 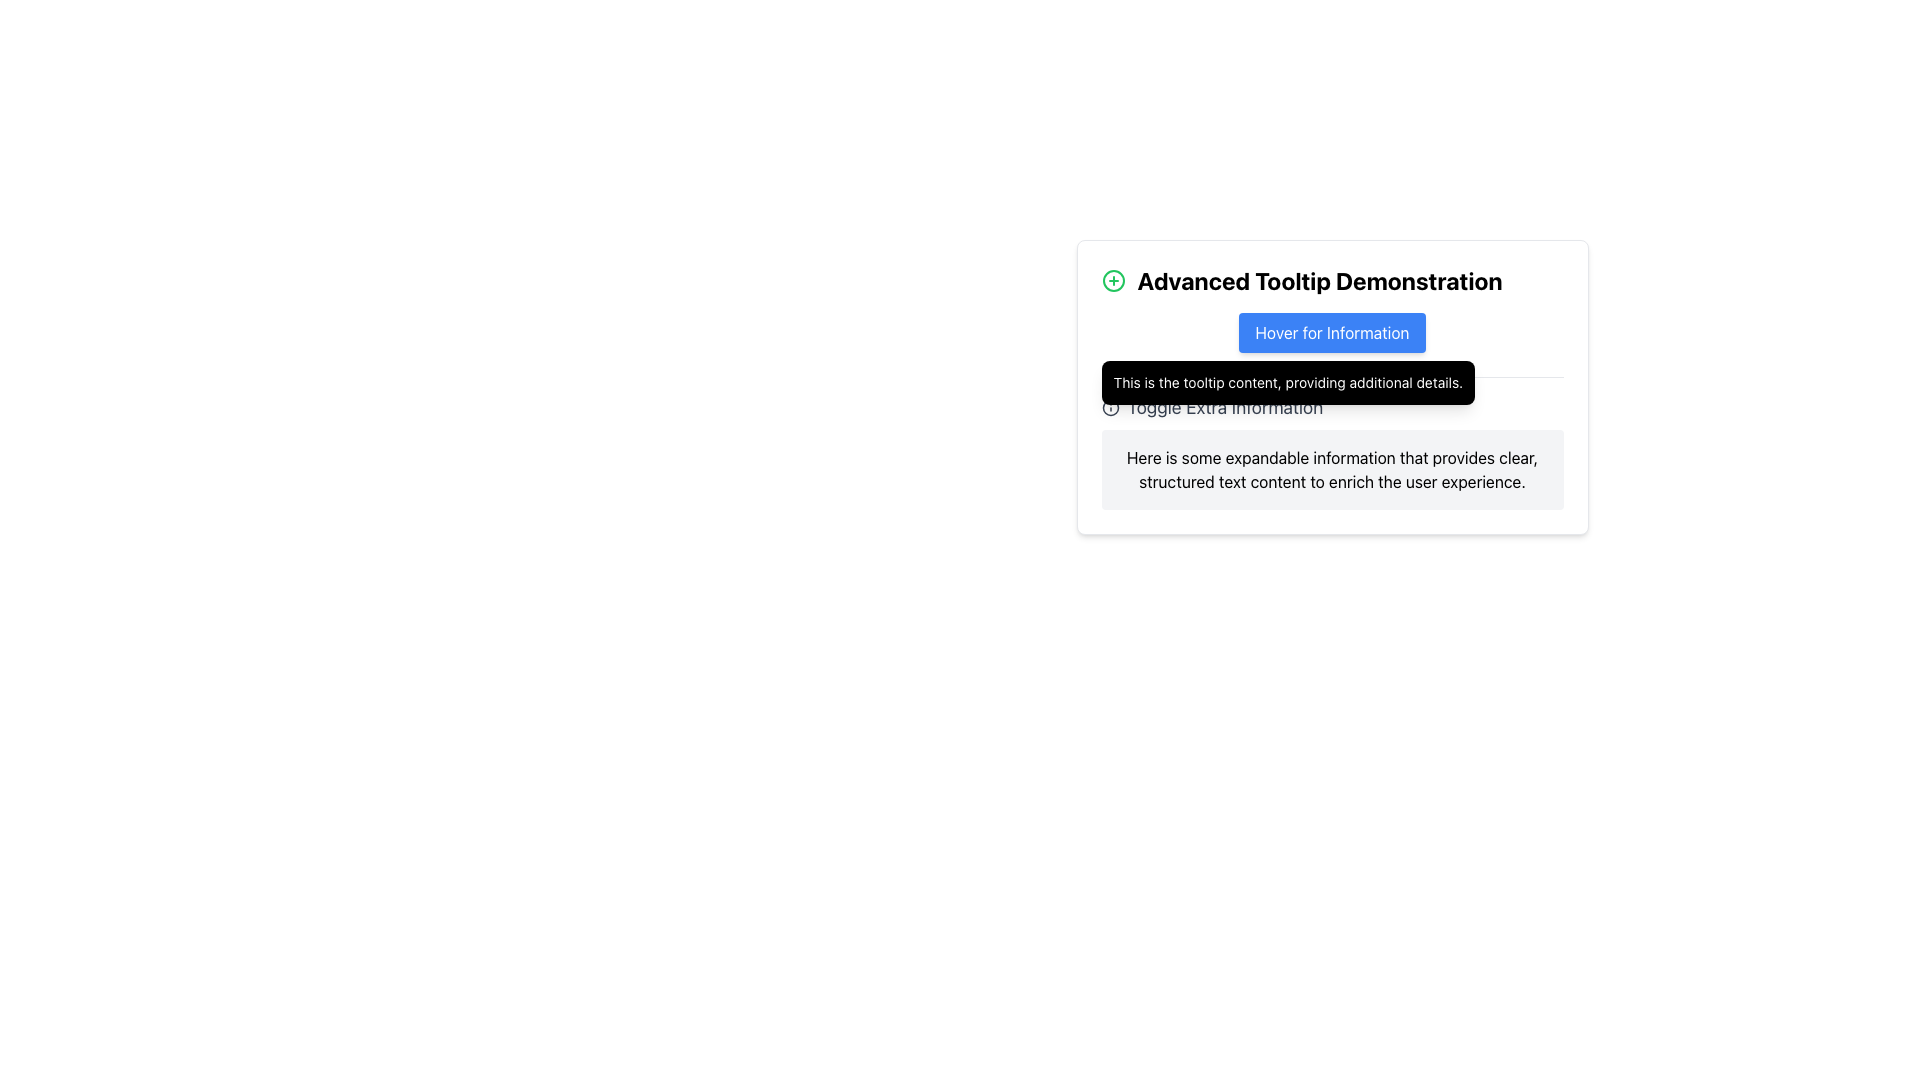 What do you see at coordinates (1332, 331) in the screenshot?
I see `the centrally positioned button that displays a tooltip when hovered, located above a black tooltip box` at bounding box center [1332, 331].